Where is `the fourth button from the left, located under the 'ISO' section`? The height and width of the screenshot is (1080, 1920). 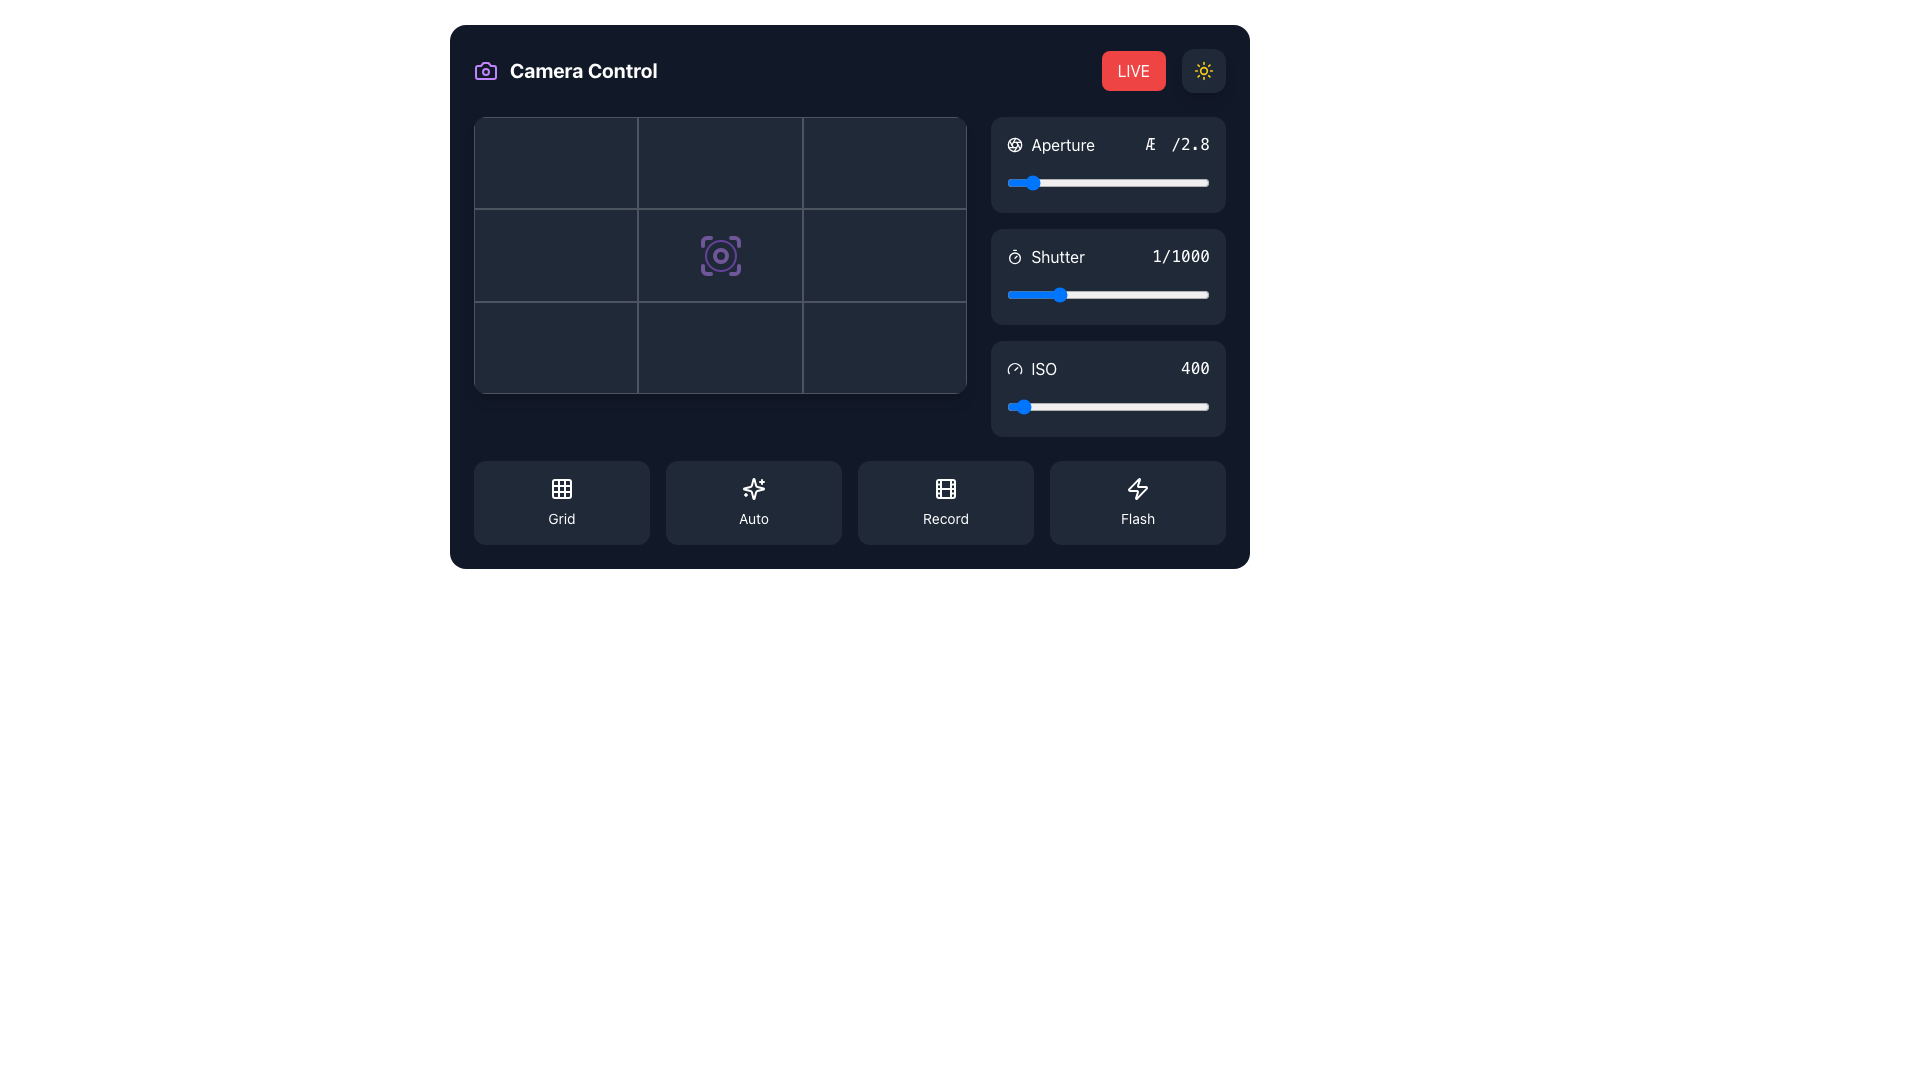
the fourth button from the left, located under the 'ISO' section is located at coordinates (1137, 501).